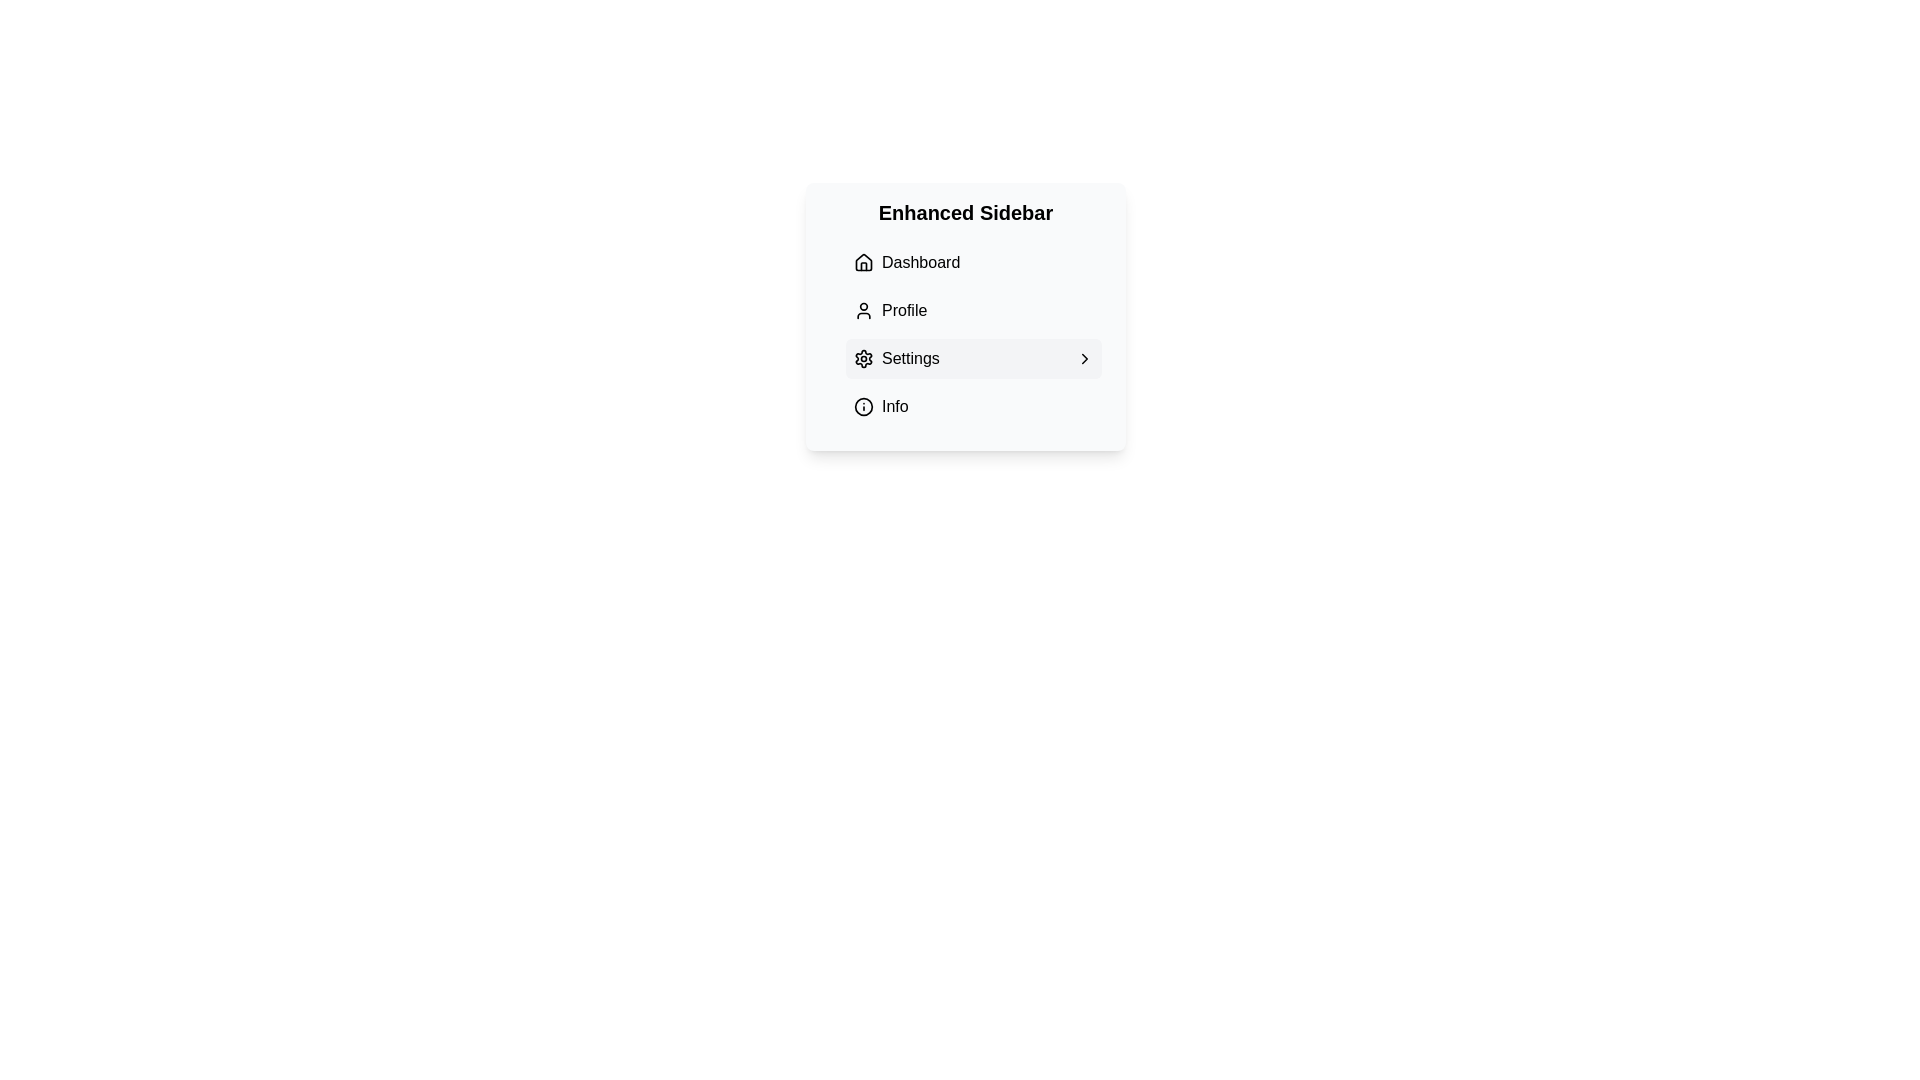 This screenshot has height=1080, width=1920. Describe the element at coordinates (1083, 357) in the screenshot. I see `the right-pointing chevron icon located to the far right of the 'Settings' text in the sidebar menu` at that location.